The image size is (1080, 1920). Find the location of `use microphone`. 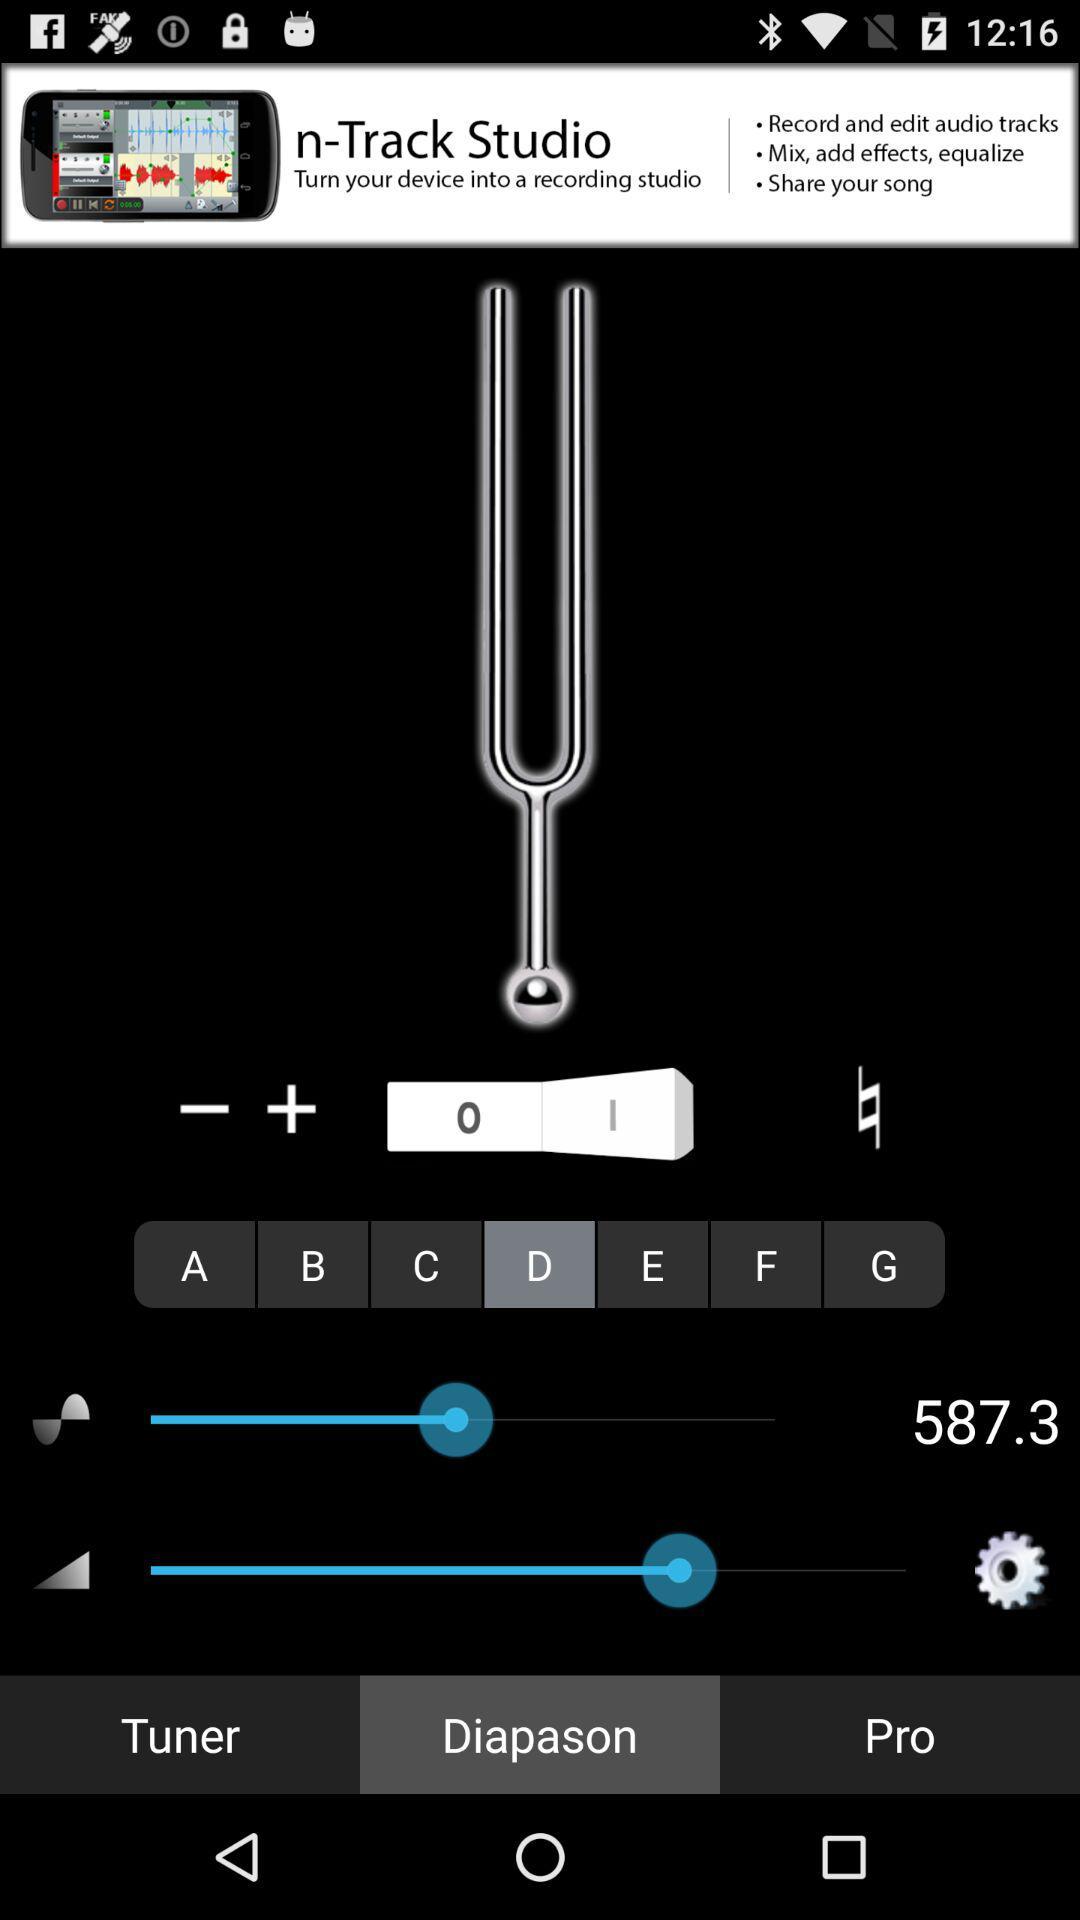

use microphone is located at coordinates (540, 1115).